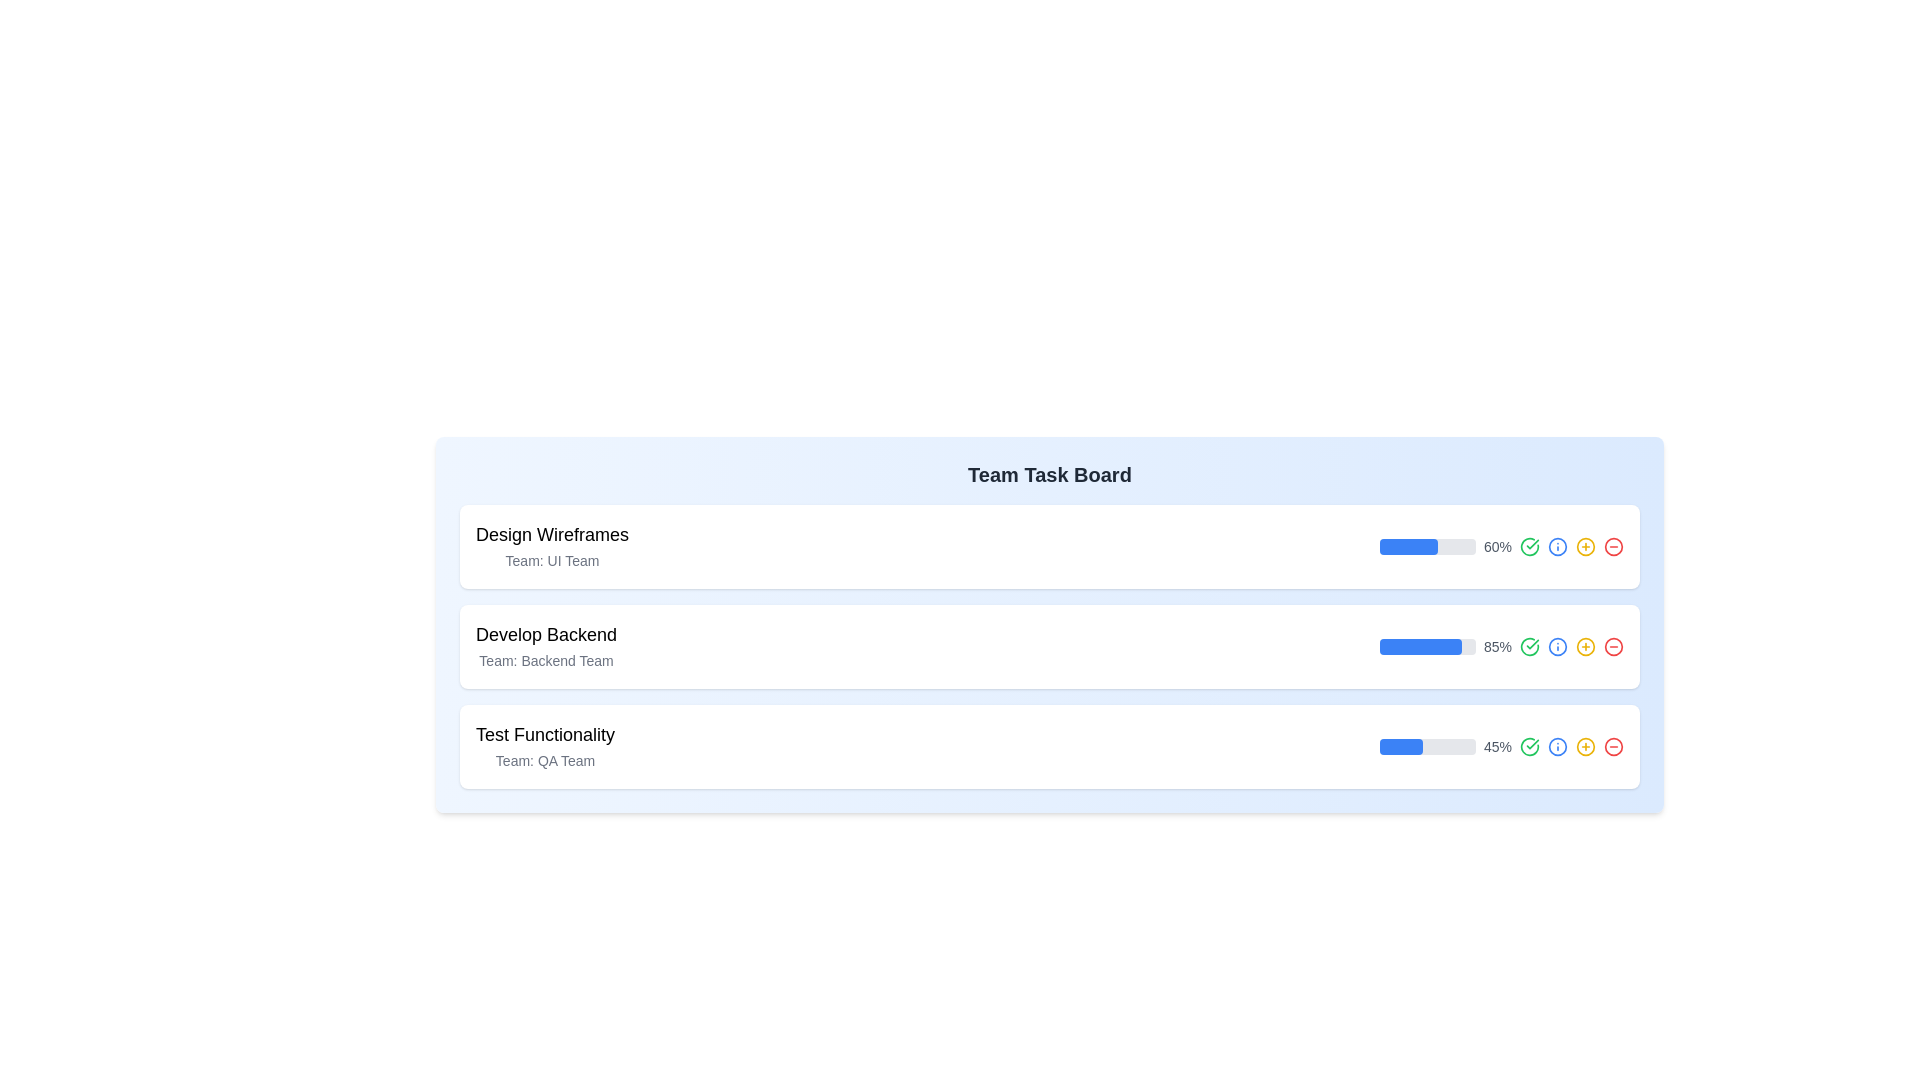 Image resolution: width=1920 pixels, height=1080 pixels. What do you see at coordinates (1529, 747) in the screenshot?
I see `the interactive checkmark icon located to the immediate right of the '45%' percentage label in the third task row` at bounding box center [1529, 747].